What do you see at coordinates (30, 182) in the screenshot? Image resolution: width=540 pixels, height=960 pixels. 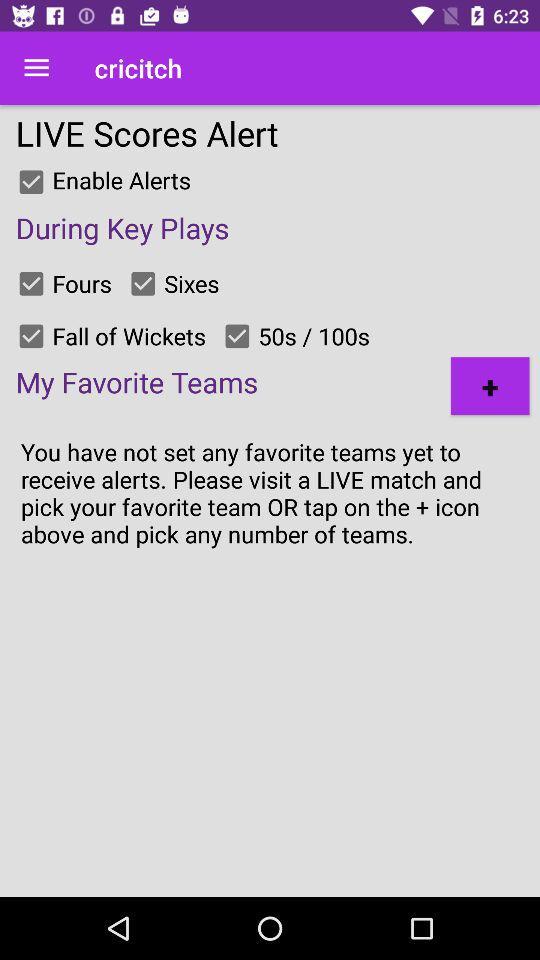 I see `enable alerts` at bounding box center [30, 182].